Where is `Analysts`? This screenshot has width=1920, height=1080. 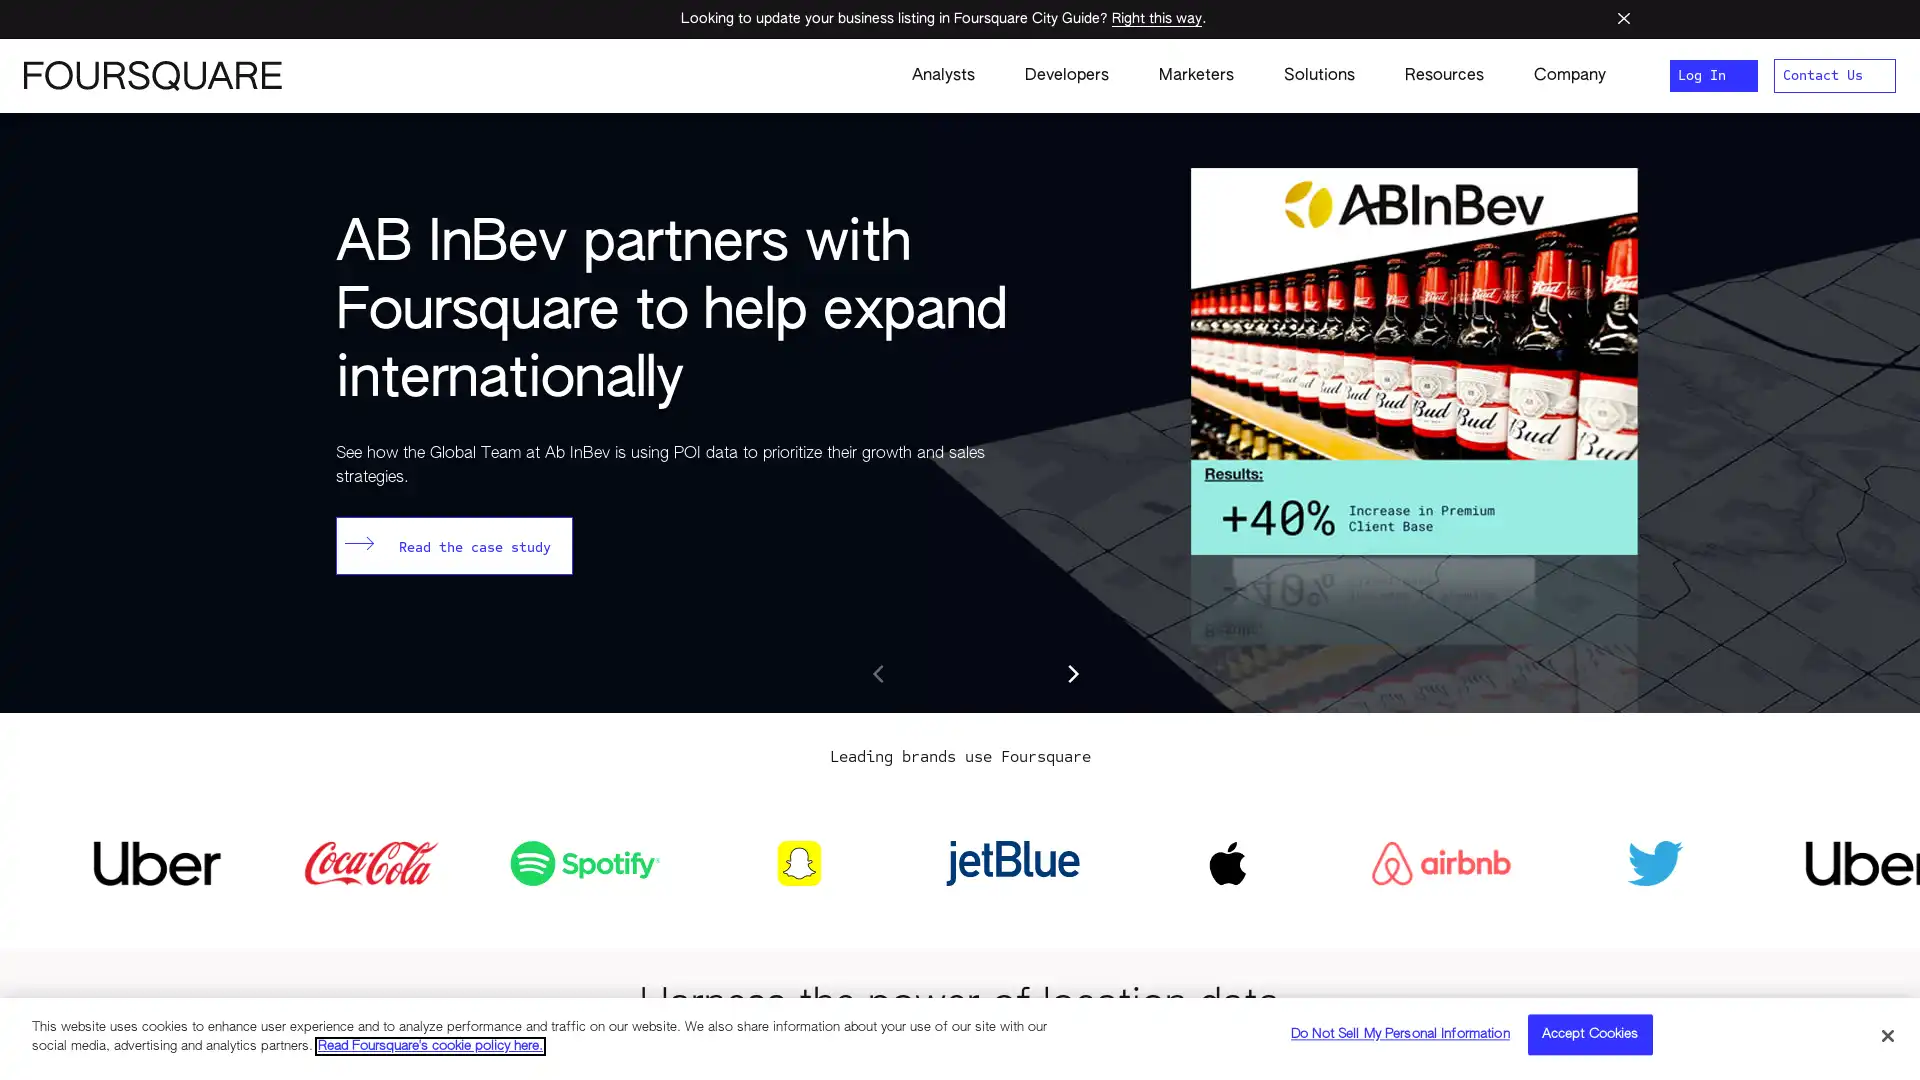 Analysts is located at coordinates (942, 76).